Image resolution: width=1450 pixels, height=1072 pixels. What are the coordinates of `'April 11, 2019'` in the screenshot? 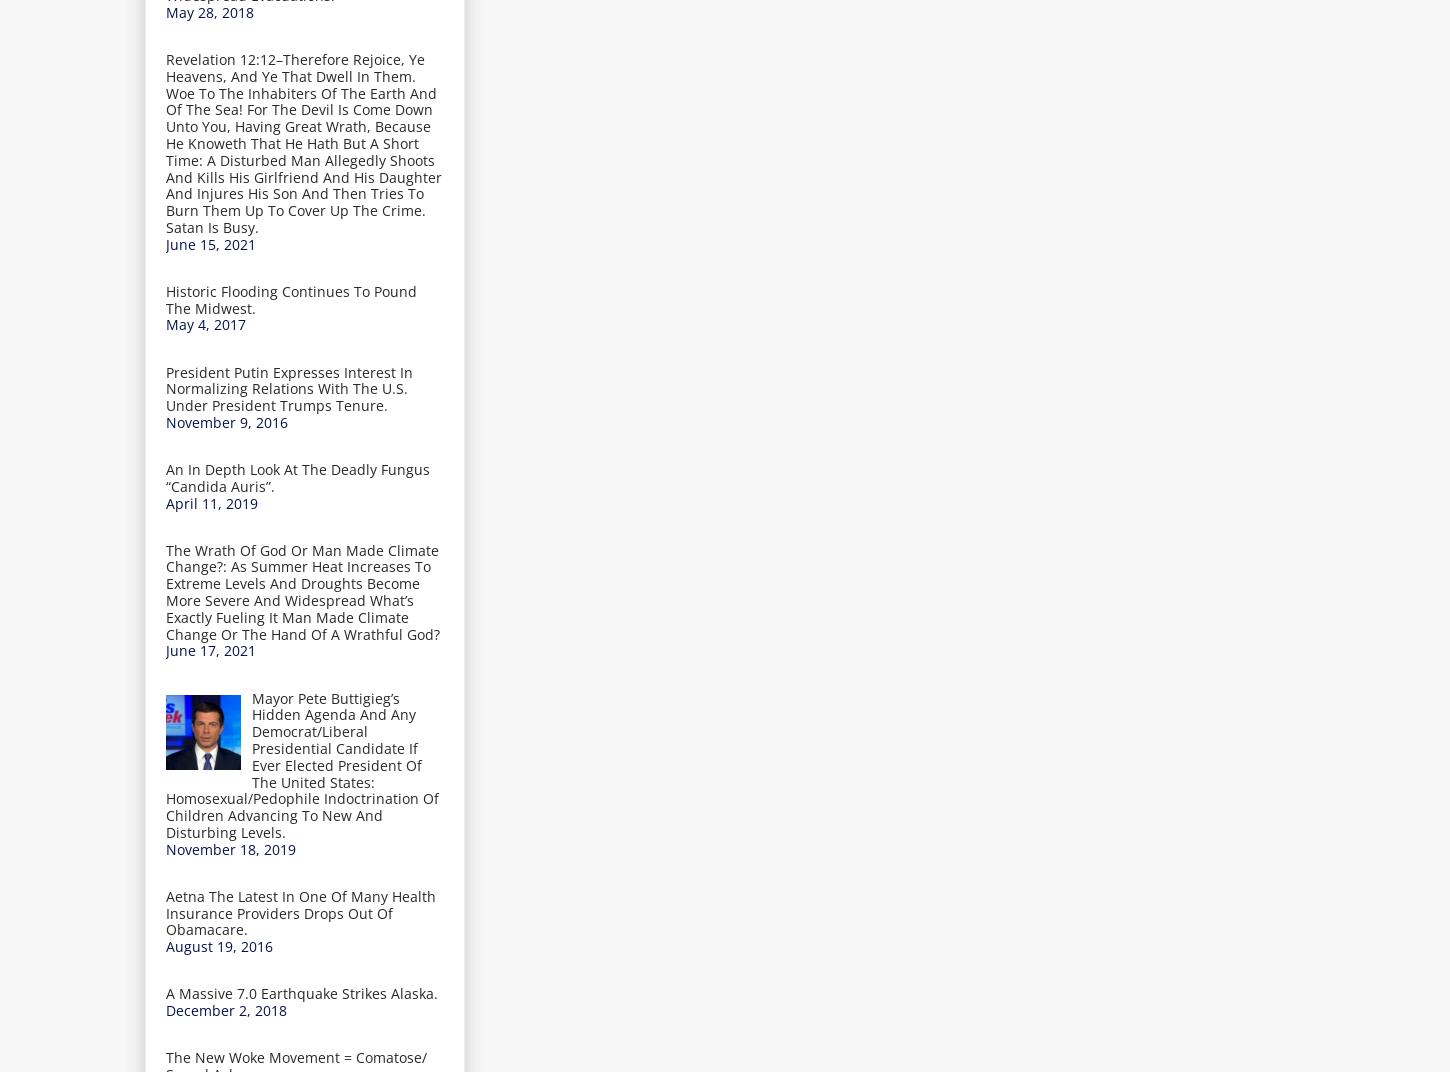 It's located at (210, 502).